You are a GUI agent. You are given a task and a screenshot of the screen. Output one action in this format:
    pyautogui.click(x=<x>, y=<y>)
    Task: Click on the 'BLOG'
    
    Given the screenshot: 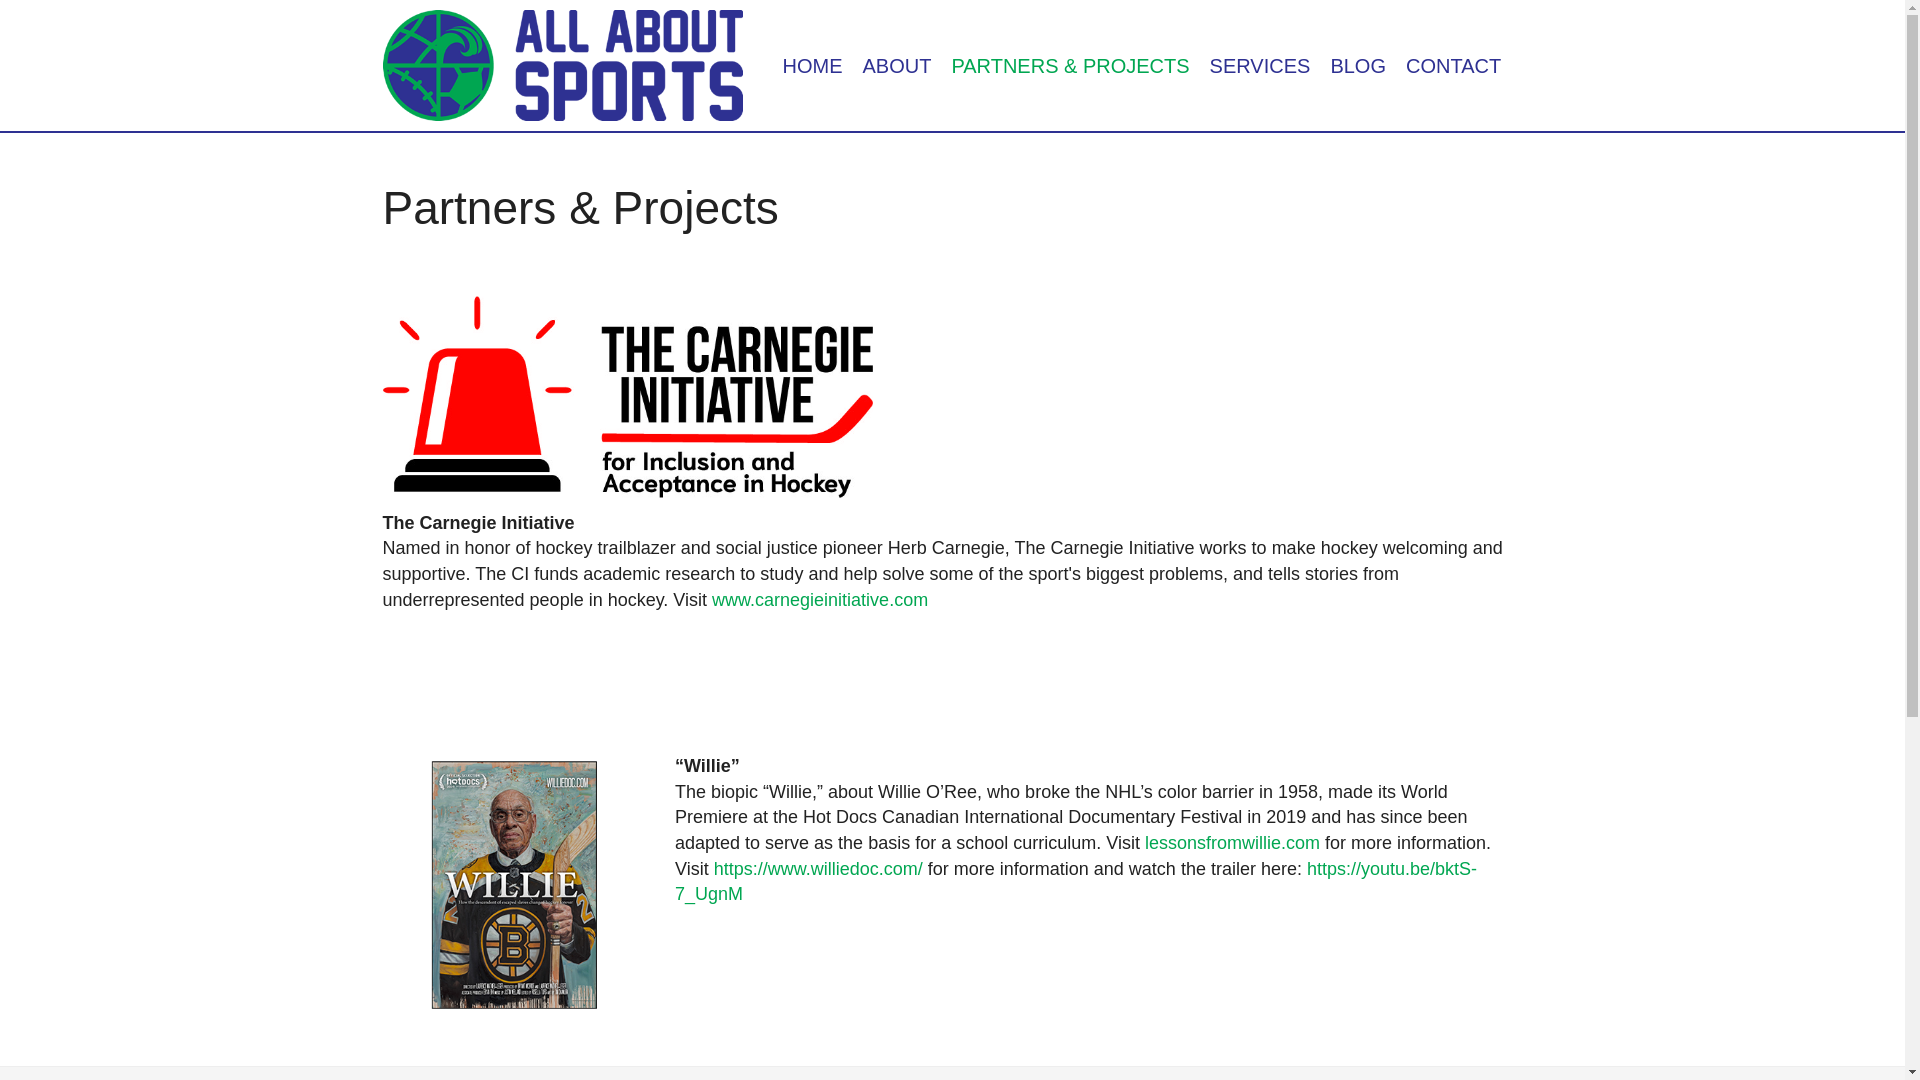 What is the action you would take?
    pyautogui.click(x=1358, y=64)
    